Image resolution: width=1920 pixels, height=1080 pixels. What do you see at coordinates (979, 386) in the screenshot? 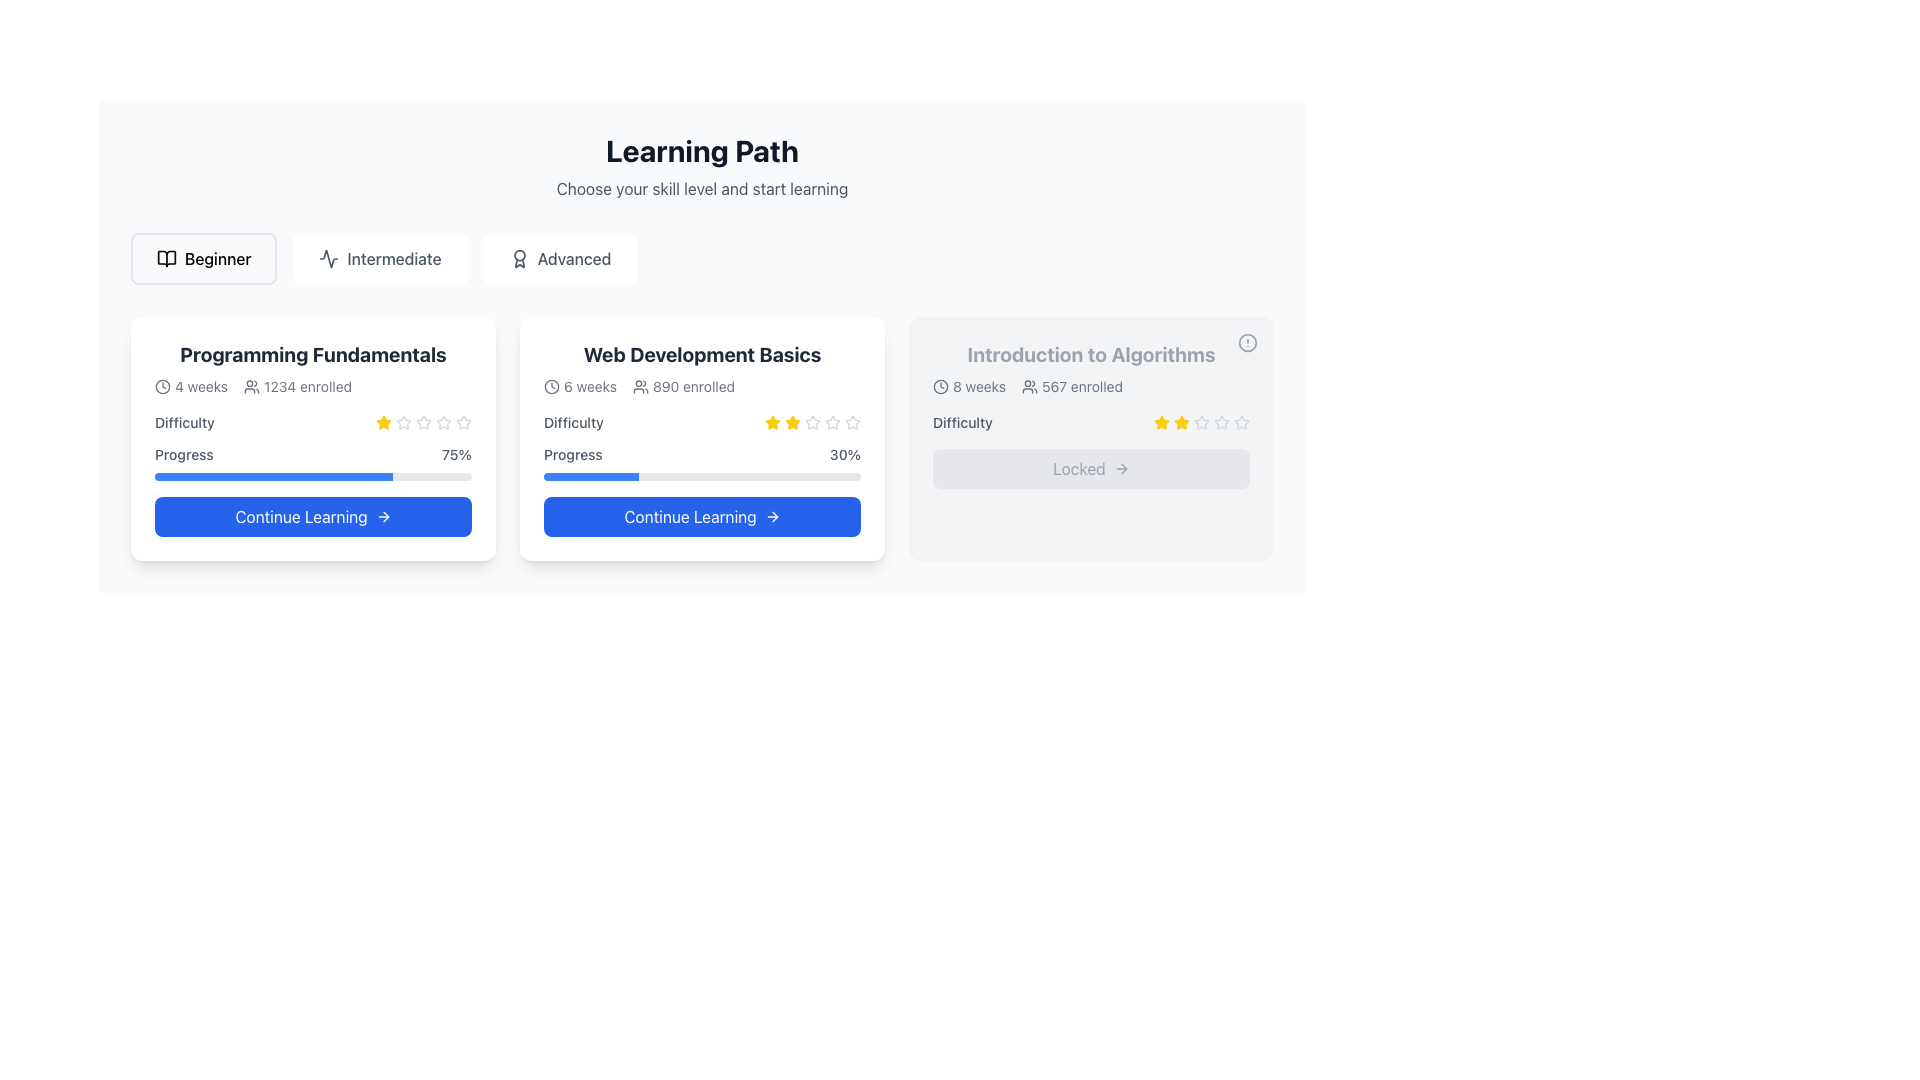
I see `the text label displaying '8 weeks' that is styled with a small font size and gray color, located to the right of a clock icon within the course tile 'Introduction to Algorithms'` at bounding box center [979, 386].